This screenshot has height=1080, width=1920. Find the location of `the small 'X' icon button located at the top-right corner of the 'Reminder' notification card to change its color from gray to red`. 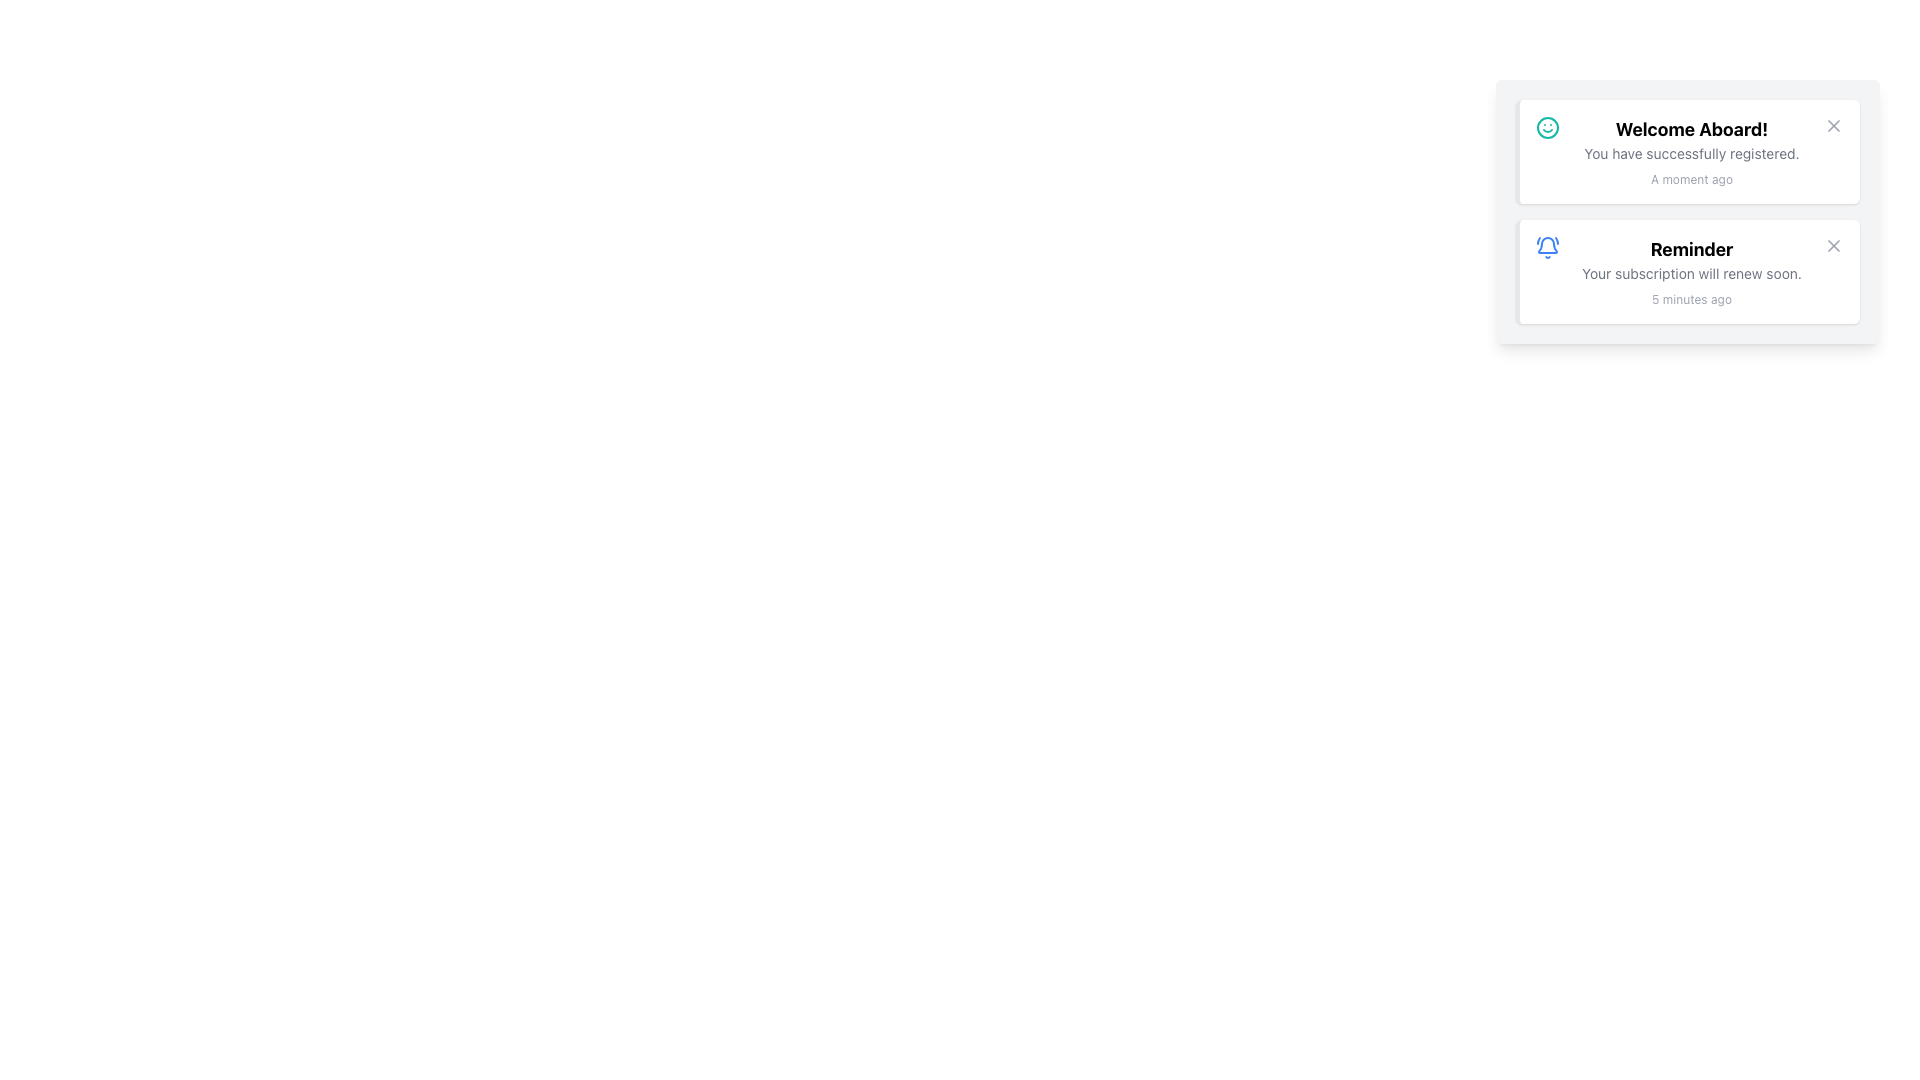

the small 'X' icon button located at the top-right corner of the 'Reminder' notification card to change its color from gray to red is located at coordinates (1833, 245).